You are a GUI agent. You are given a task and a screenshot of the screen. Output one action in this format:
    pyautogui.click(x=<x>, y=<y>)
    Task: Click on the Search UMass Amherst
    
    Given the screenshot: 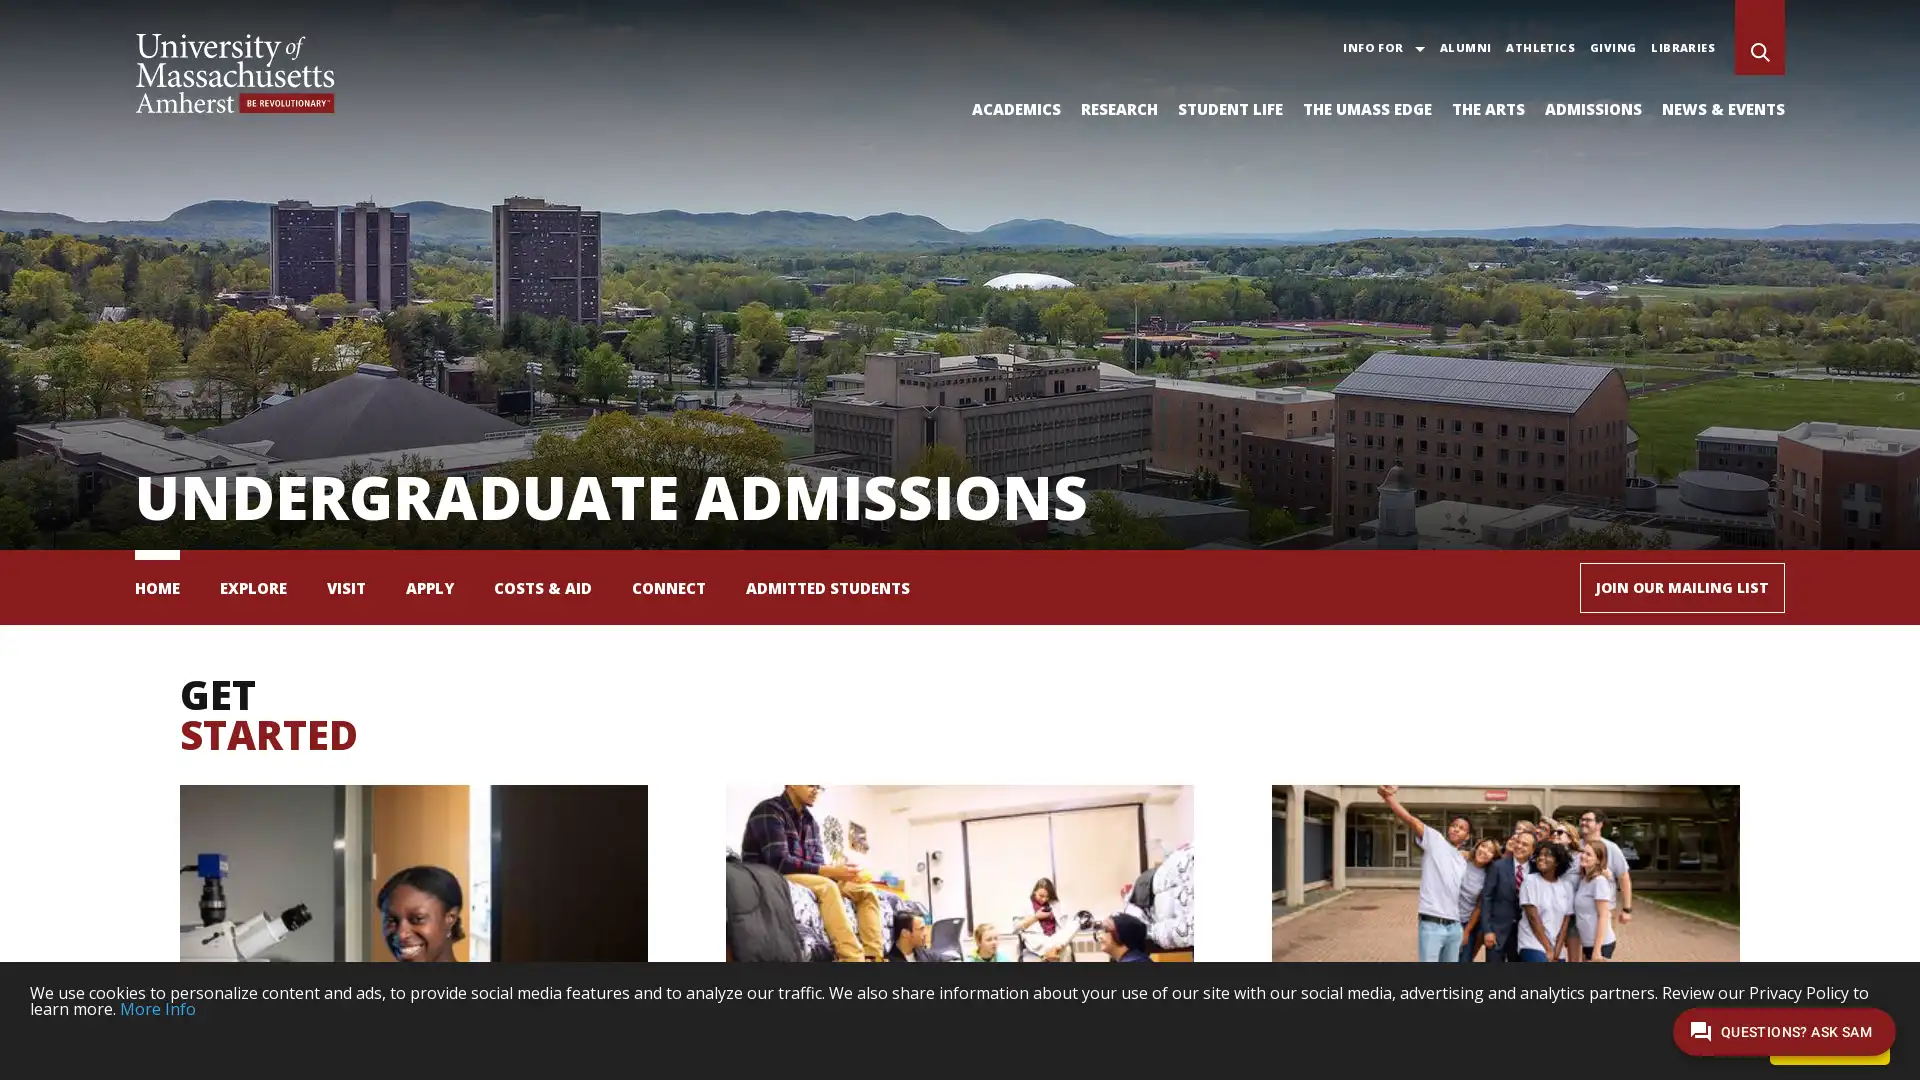 What is the action you would take?
    pyautogui.click(x=1760, y=53)
    